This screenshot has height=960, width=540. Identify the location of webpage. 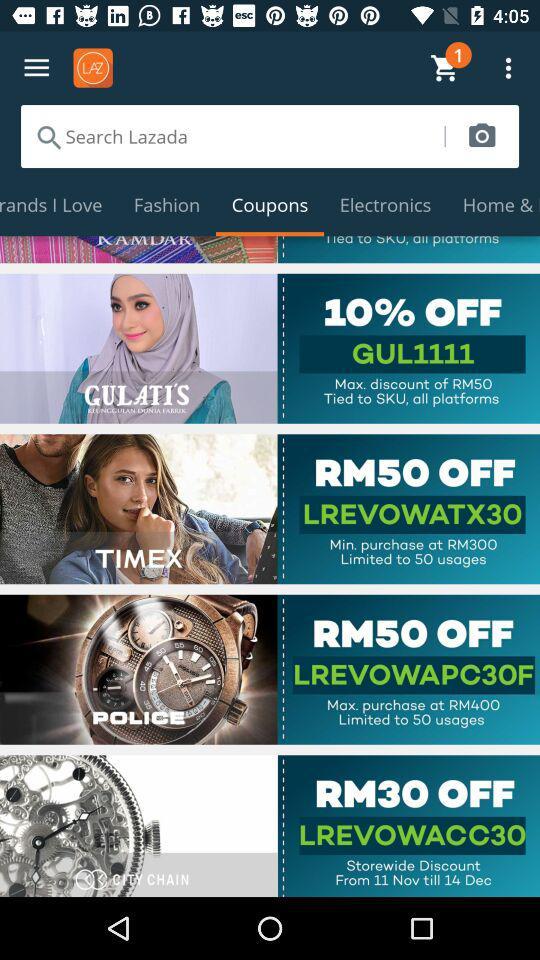
(270, 669).